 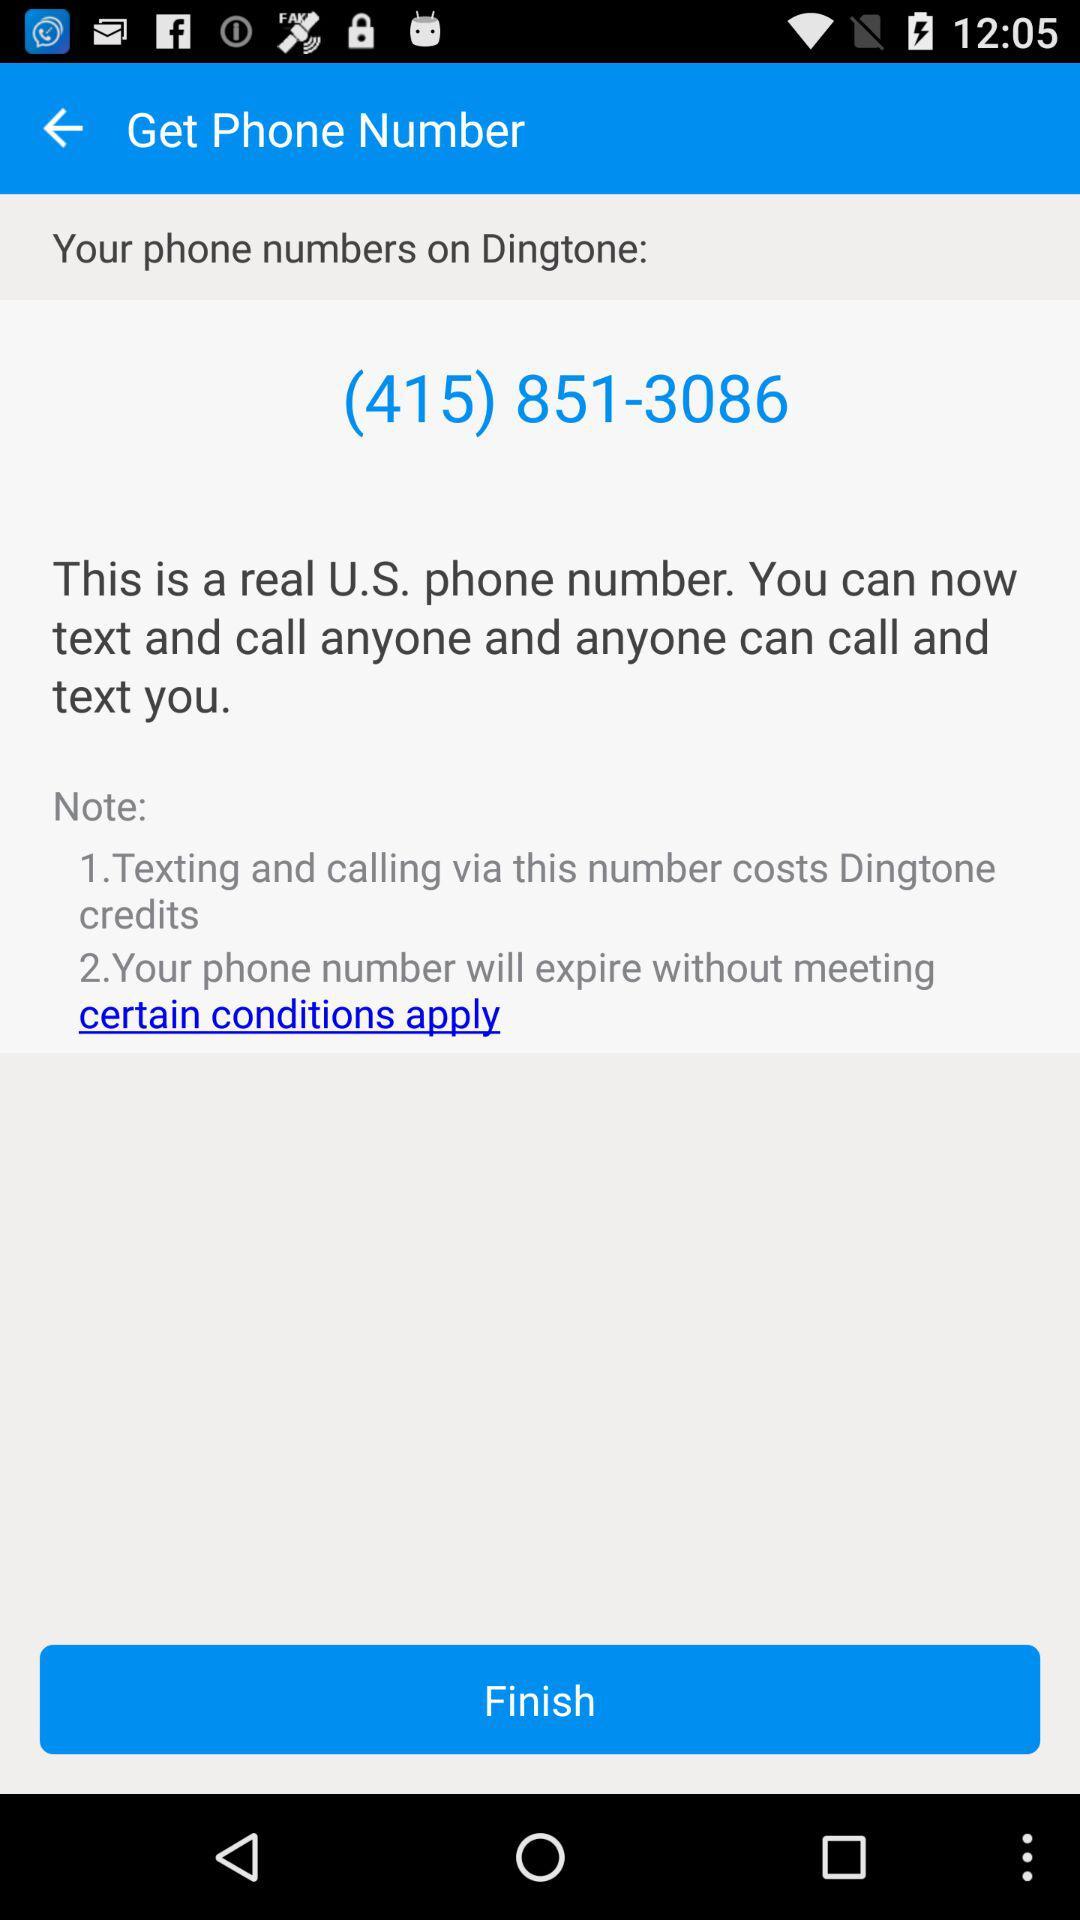 What do you see at coordinates (540, 1698) in the screenshot?
I see `the icon below the 2 your phone icon` at bounding box center [540, 1698].